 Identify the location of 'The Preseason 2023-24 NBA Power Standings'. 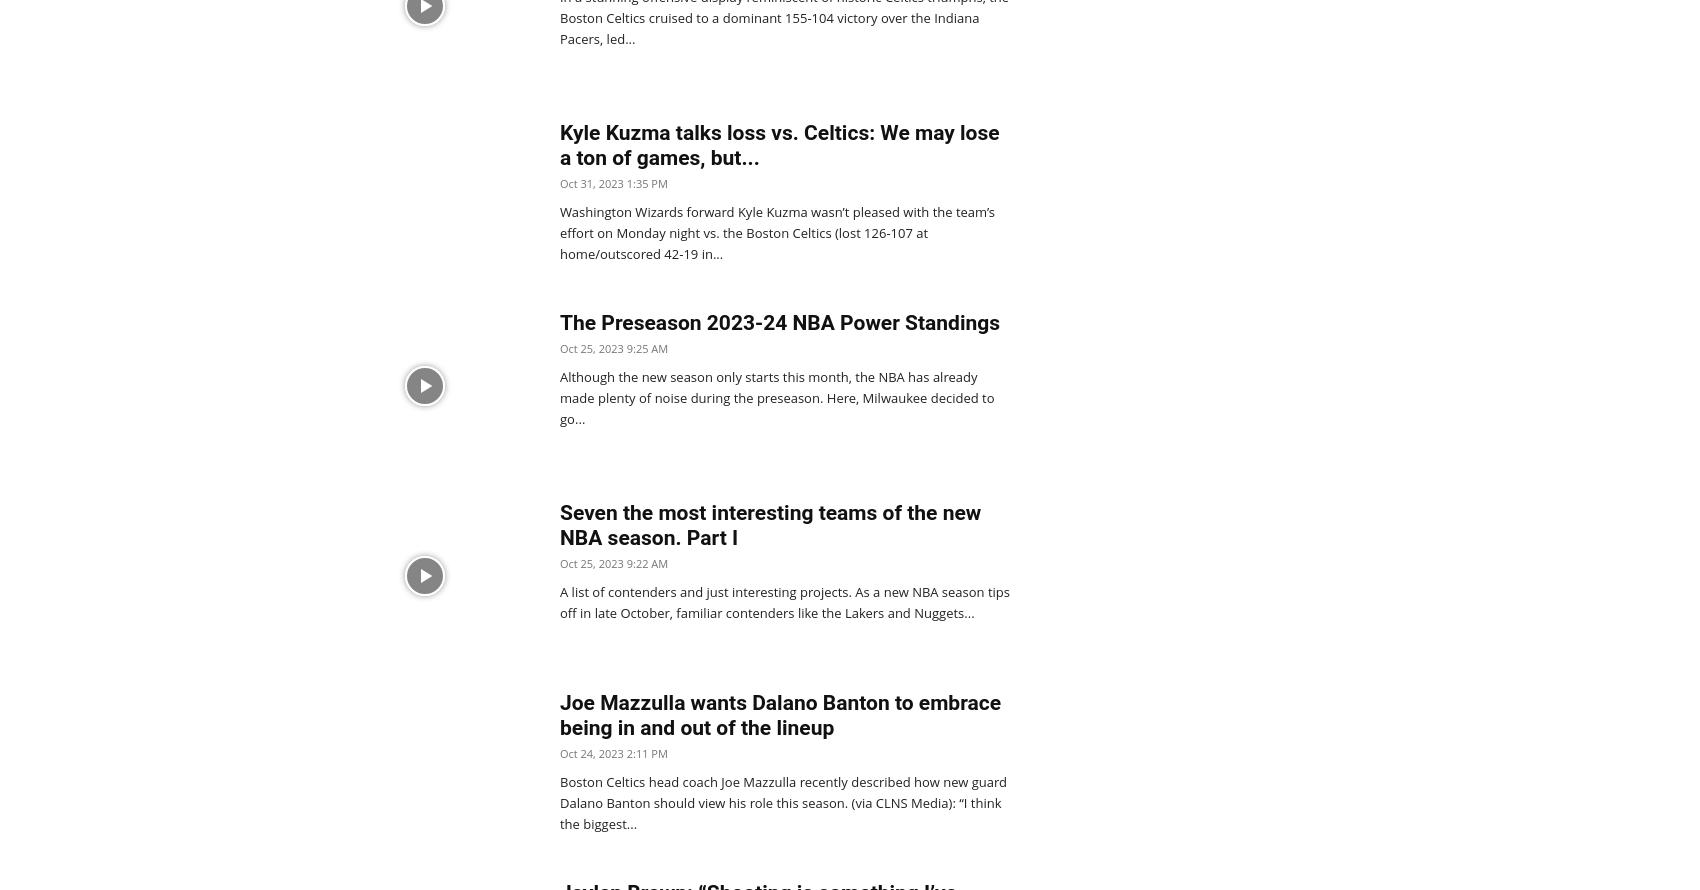
(778, 322).